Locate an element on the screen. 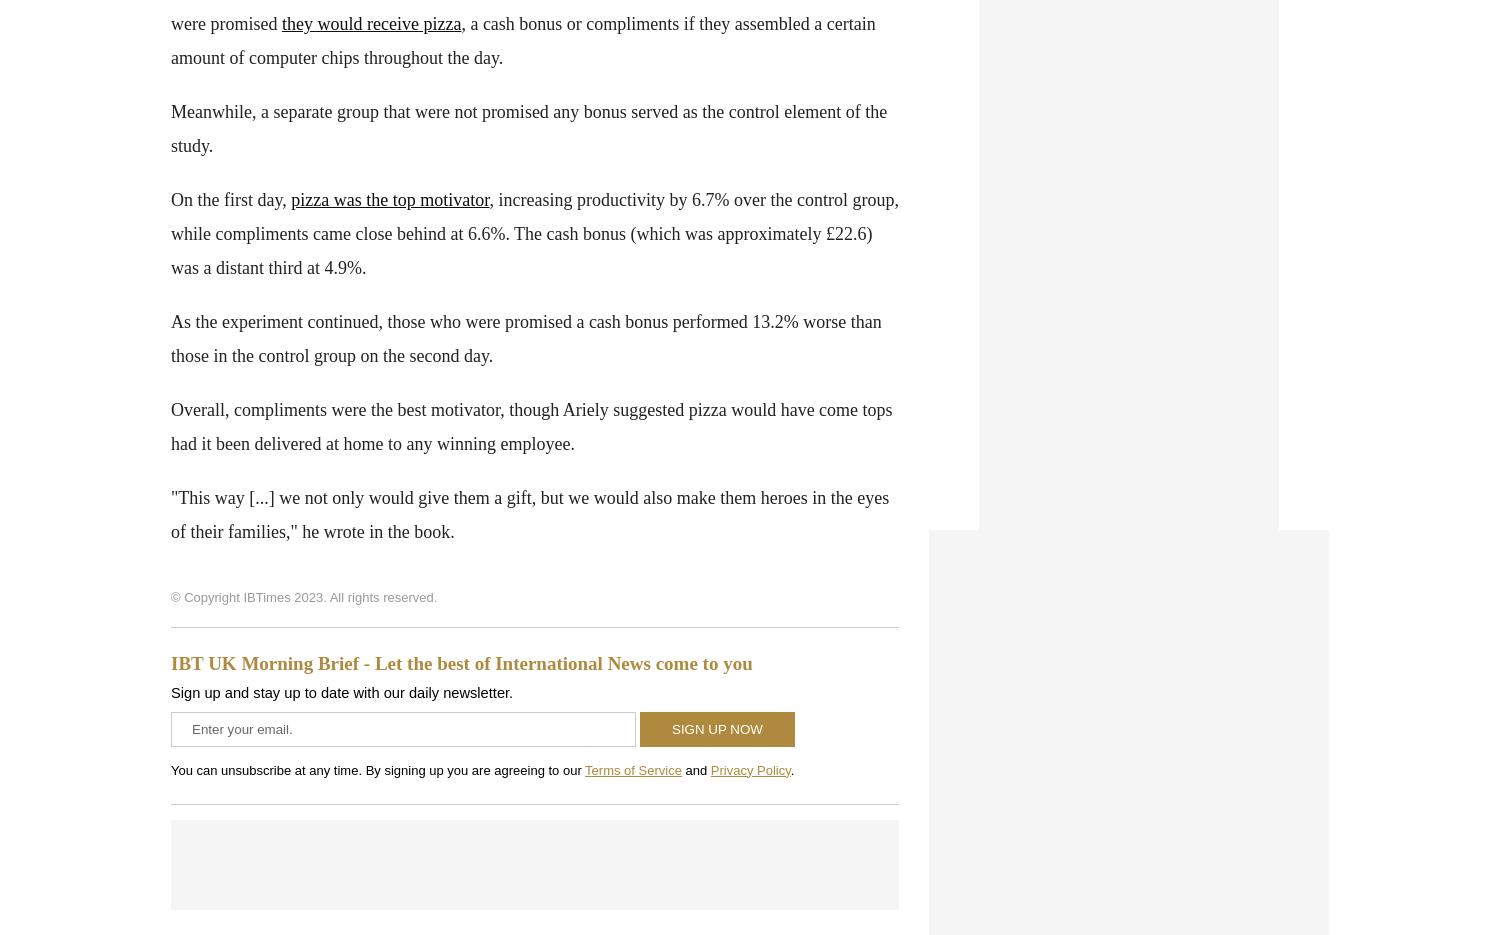 Image resolution: width=1500 pixels, height=935 pixels. '© Copyright IBTimes 2023. All rights reserved.' is located at coordinates (304, 595).